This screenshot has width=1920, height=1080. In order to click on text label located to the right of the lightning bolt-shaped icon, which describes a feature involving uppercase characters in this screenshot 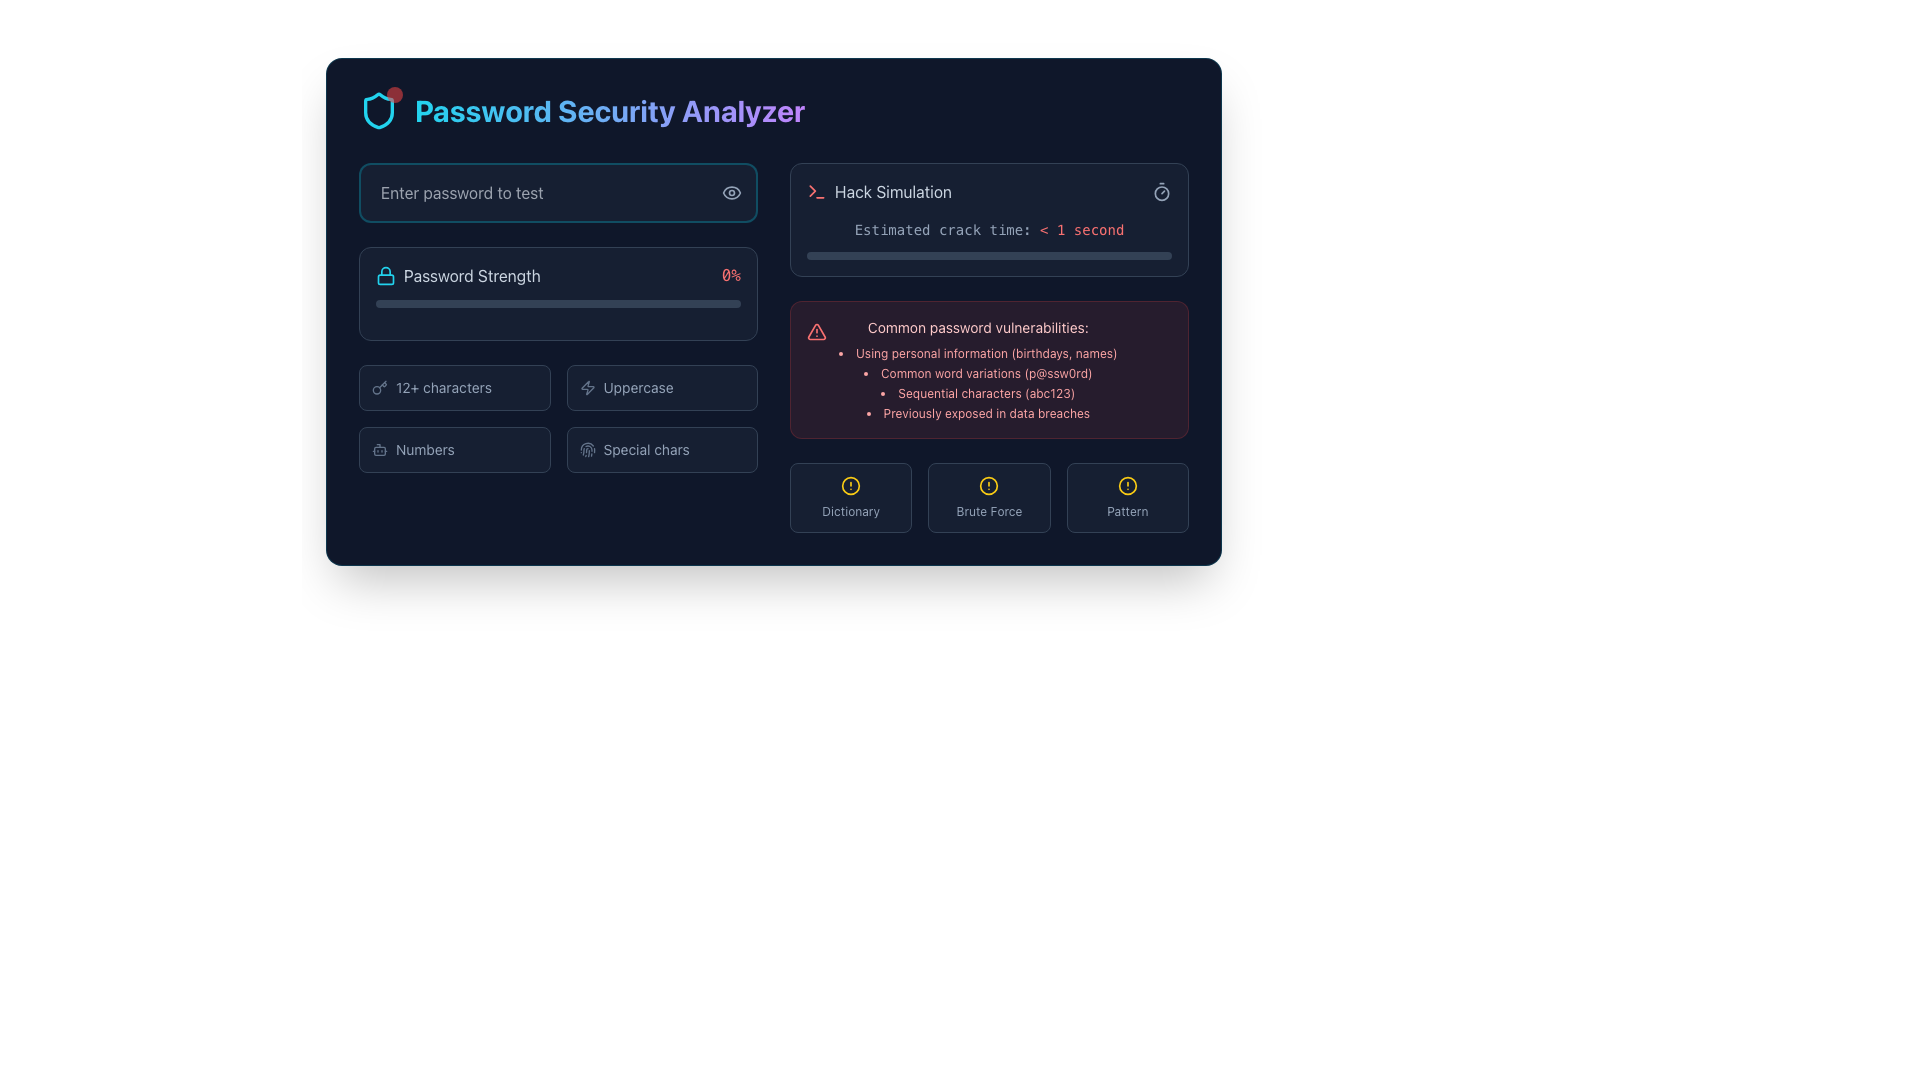, I will do `click(637, 388)`.